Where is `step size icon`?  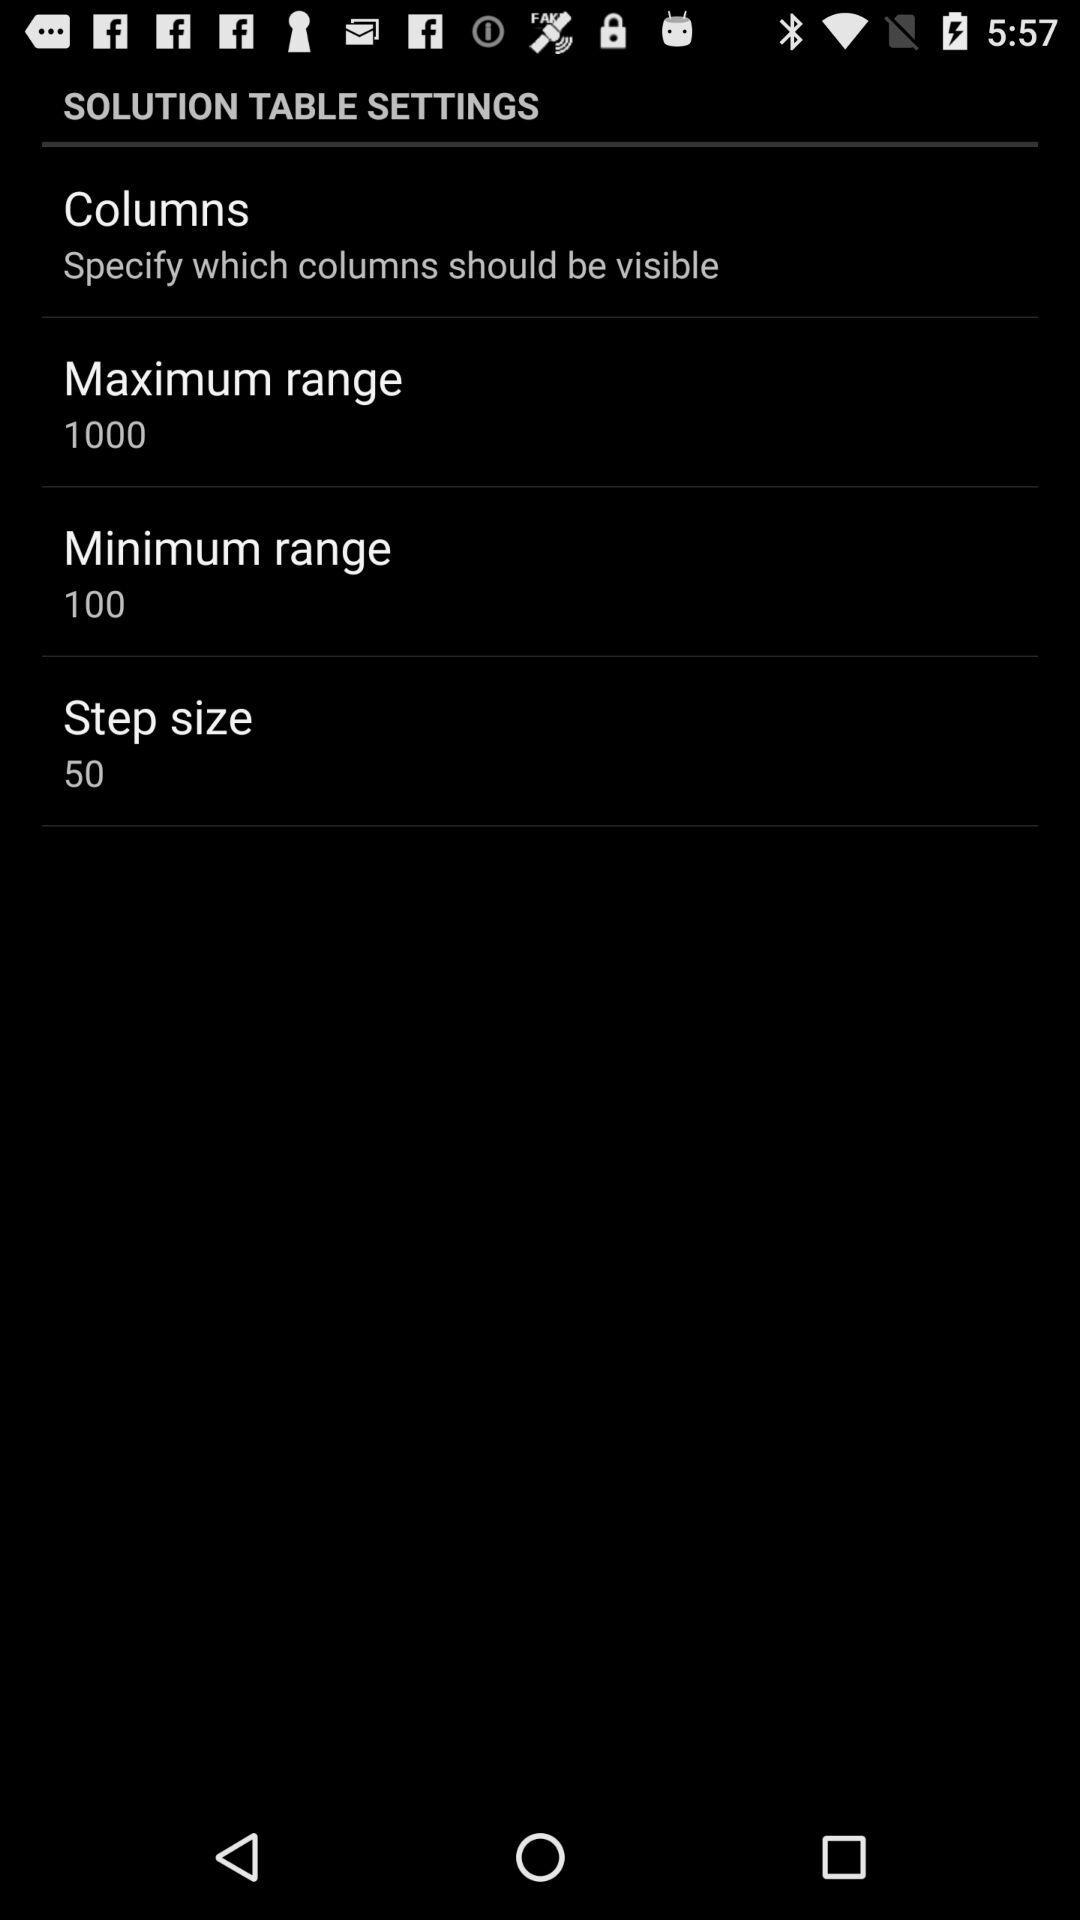
step size icon is located at coordinates (156, 715).